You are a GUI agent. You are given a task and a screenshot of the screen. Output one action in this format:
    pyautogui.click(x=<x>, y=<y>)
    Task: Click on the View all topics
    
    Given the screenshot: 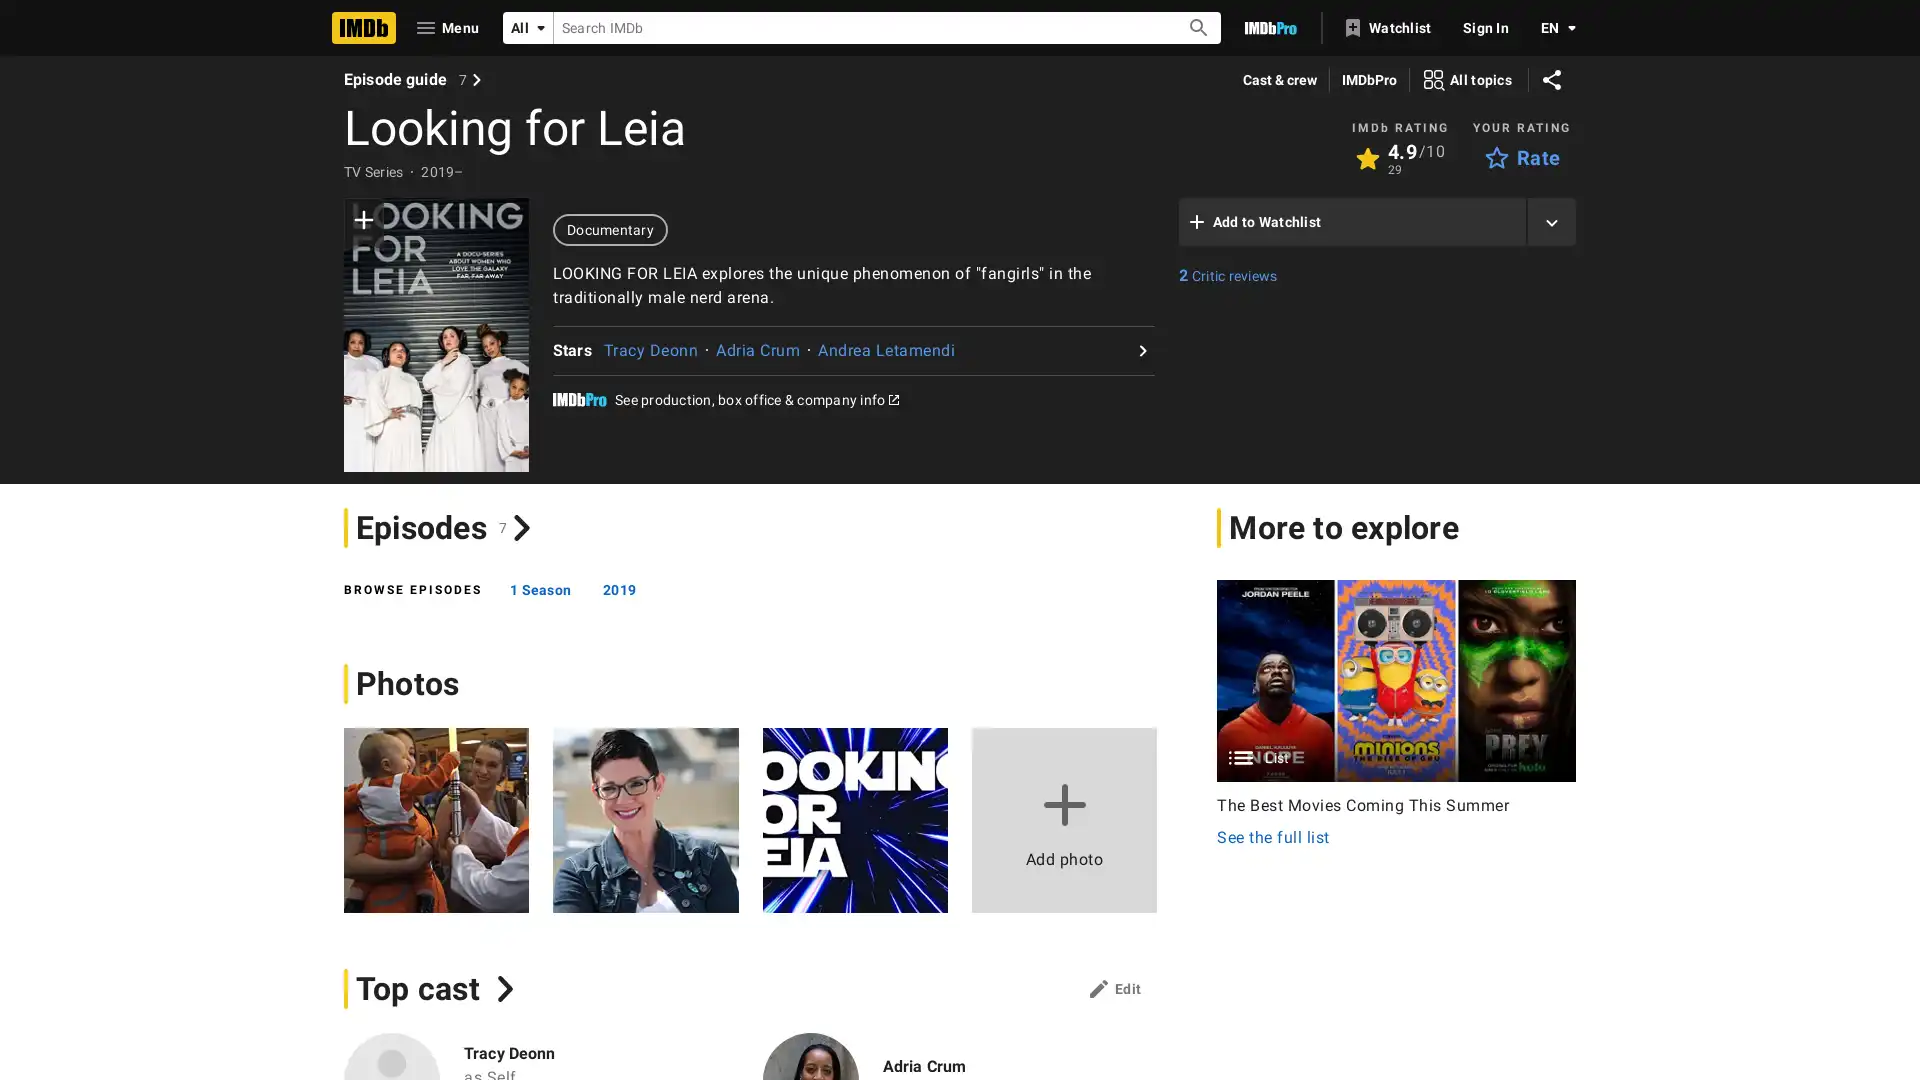 What is the action you would take?
    pyautogui.click(x=1468, y=79)
    